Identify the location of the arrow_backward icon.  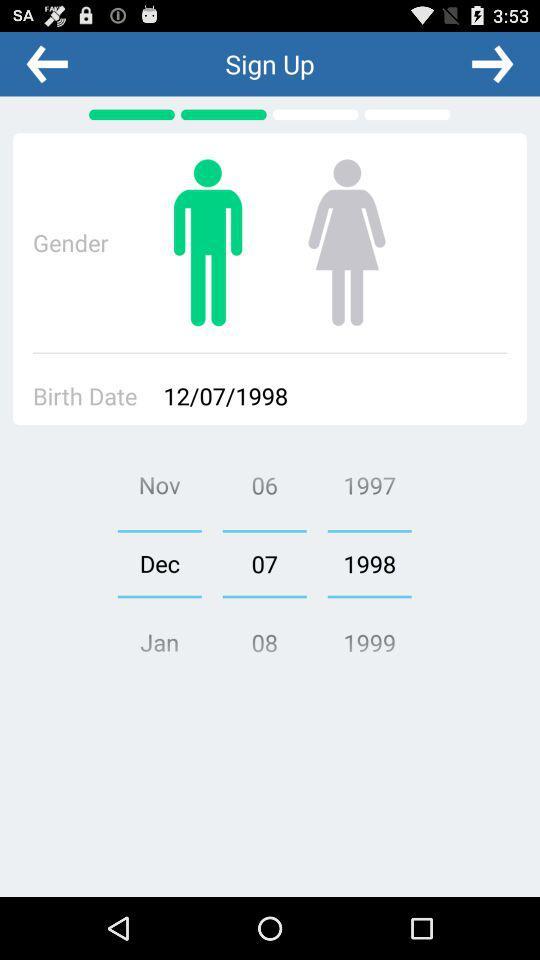
(47, 68).